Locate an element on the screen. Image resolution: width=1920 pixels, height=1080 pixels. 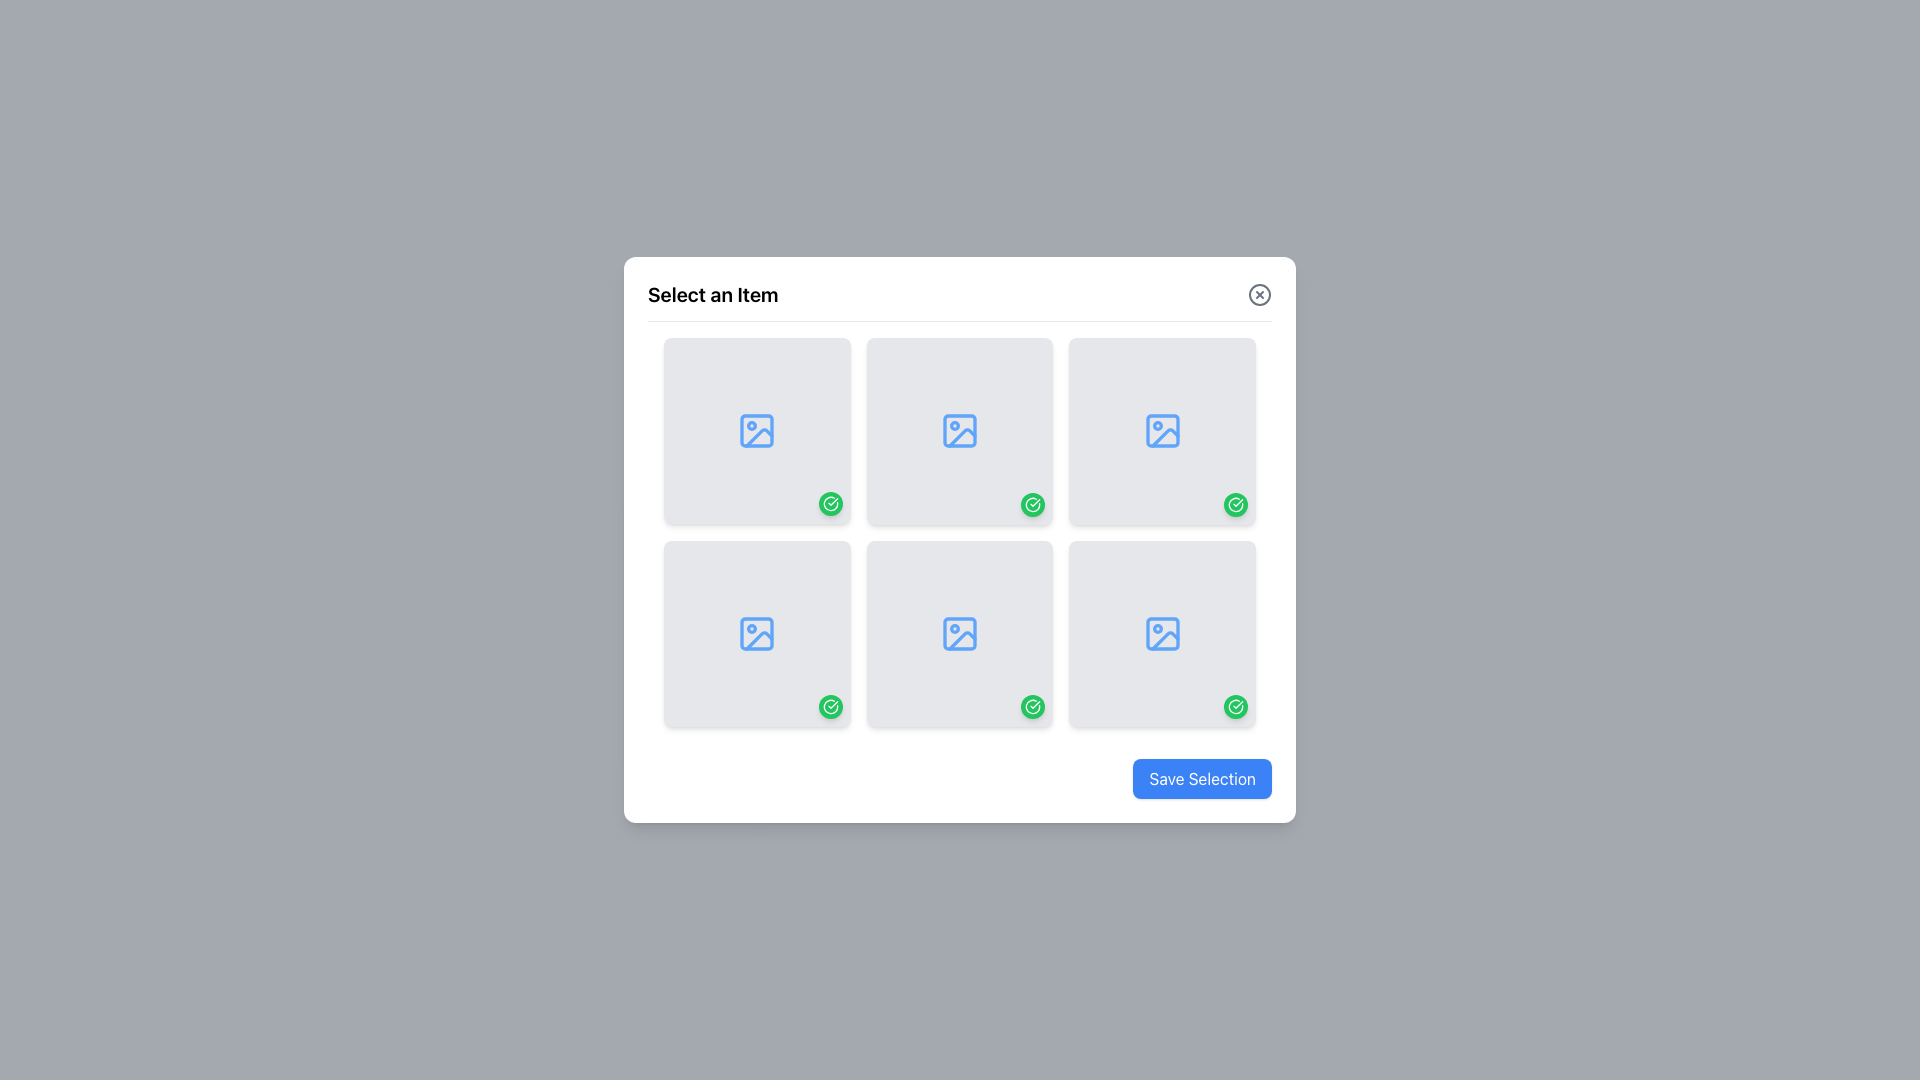
the text label that serves as the heading or title for the dialog box, positioned in the top-left area of the dialog box is located at coordinates (713, 294).